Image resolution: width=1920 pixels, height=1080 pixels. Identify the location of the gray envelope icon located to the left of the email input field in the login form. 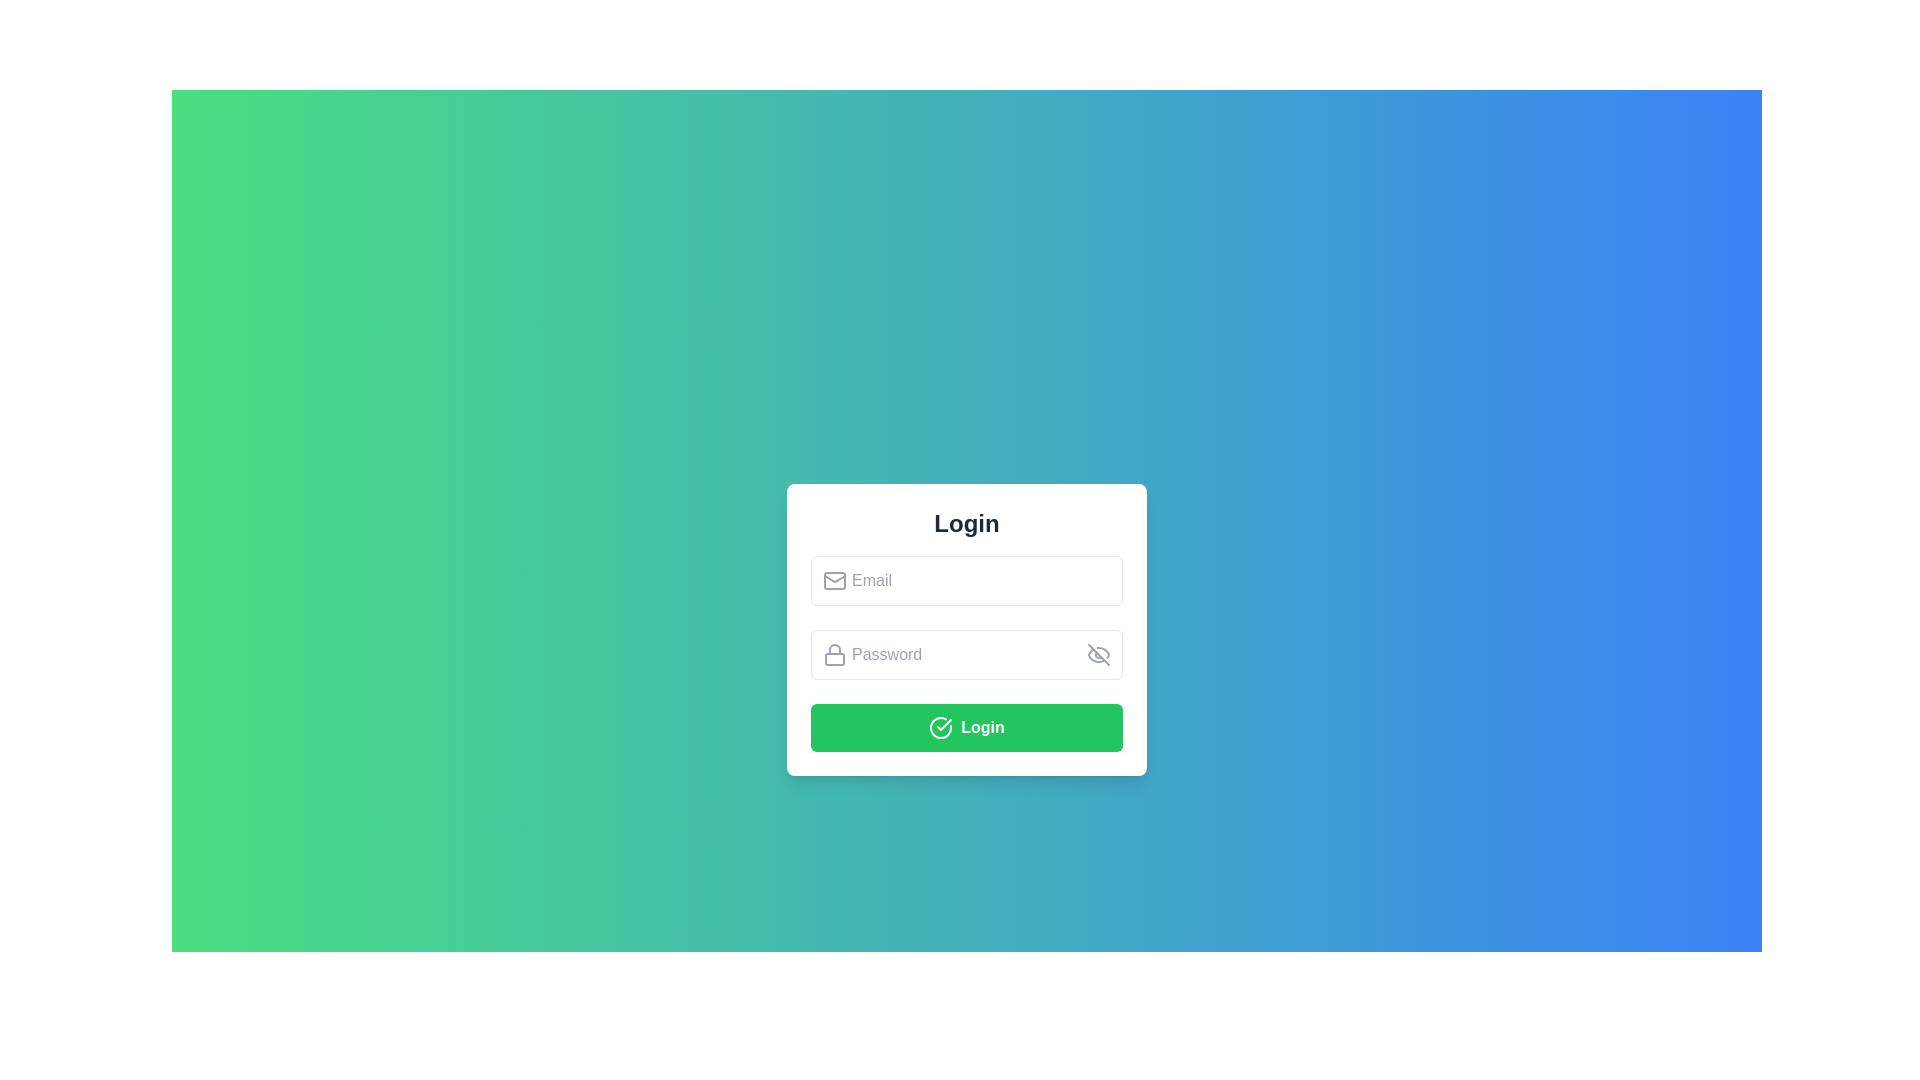
(835, 579).